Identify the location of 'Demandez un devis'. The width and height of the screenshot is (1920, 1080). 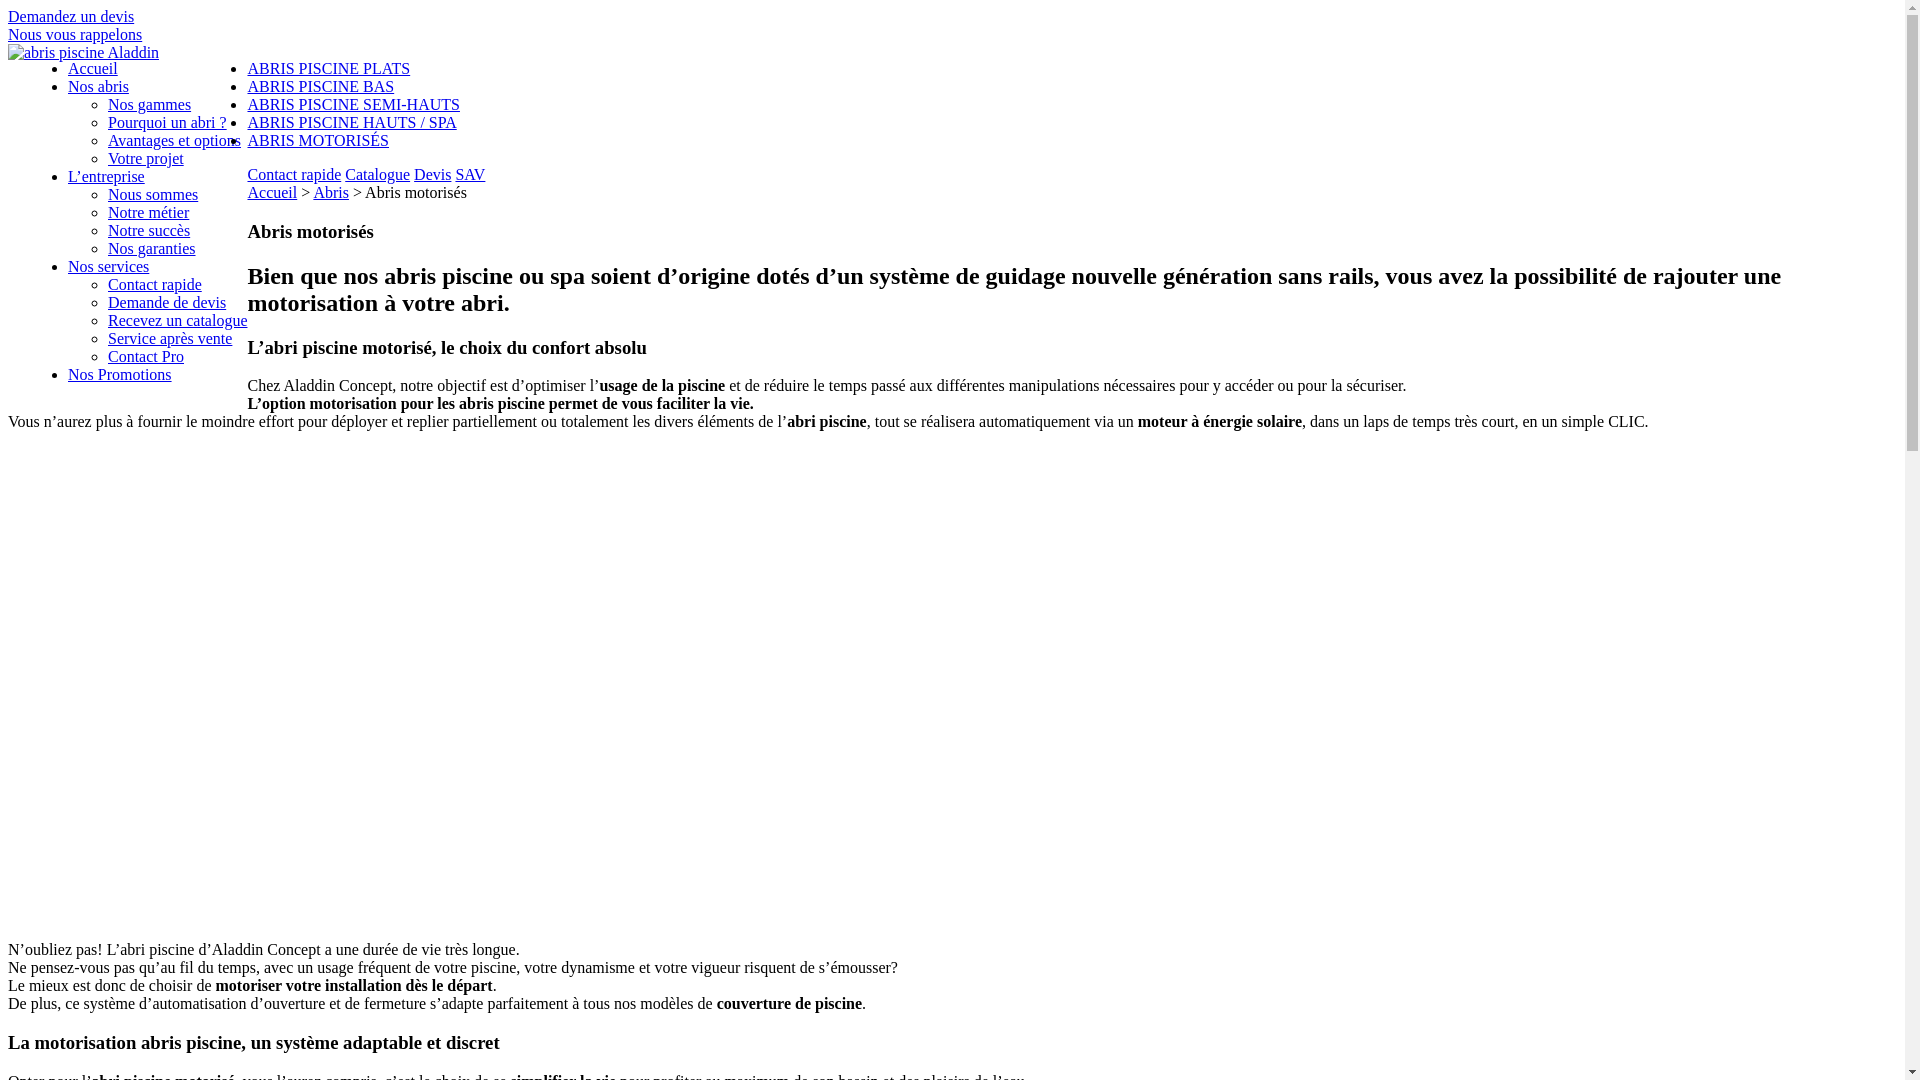
(71, 16).